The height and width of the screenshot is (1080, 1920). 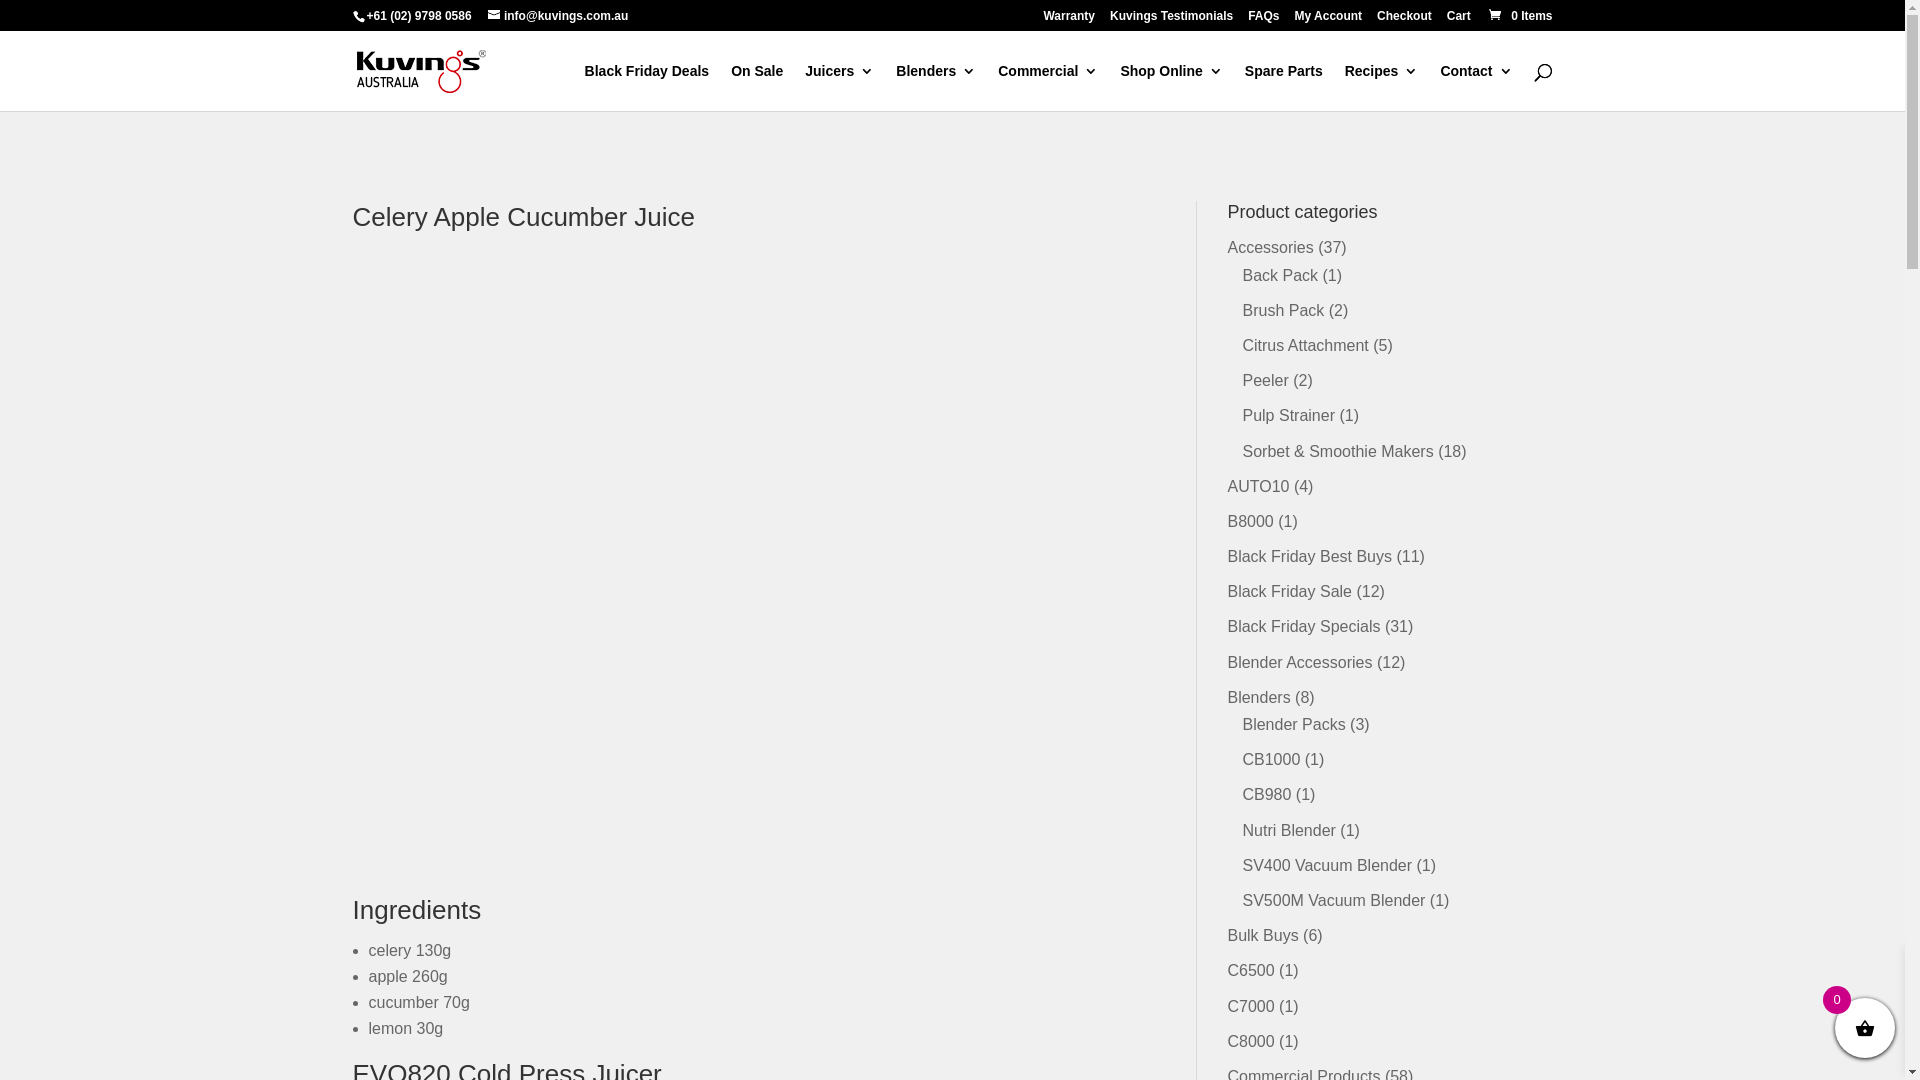 What do you see at coordinates (1270, 759) in the screenshot?
I see `'CB1000'` at bounding box center [1270, 759].